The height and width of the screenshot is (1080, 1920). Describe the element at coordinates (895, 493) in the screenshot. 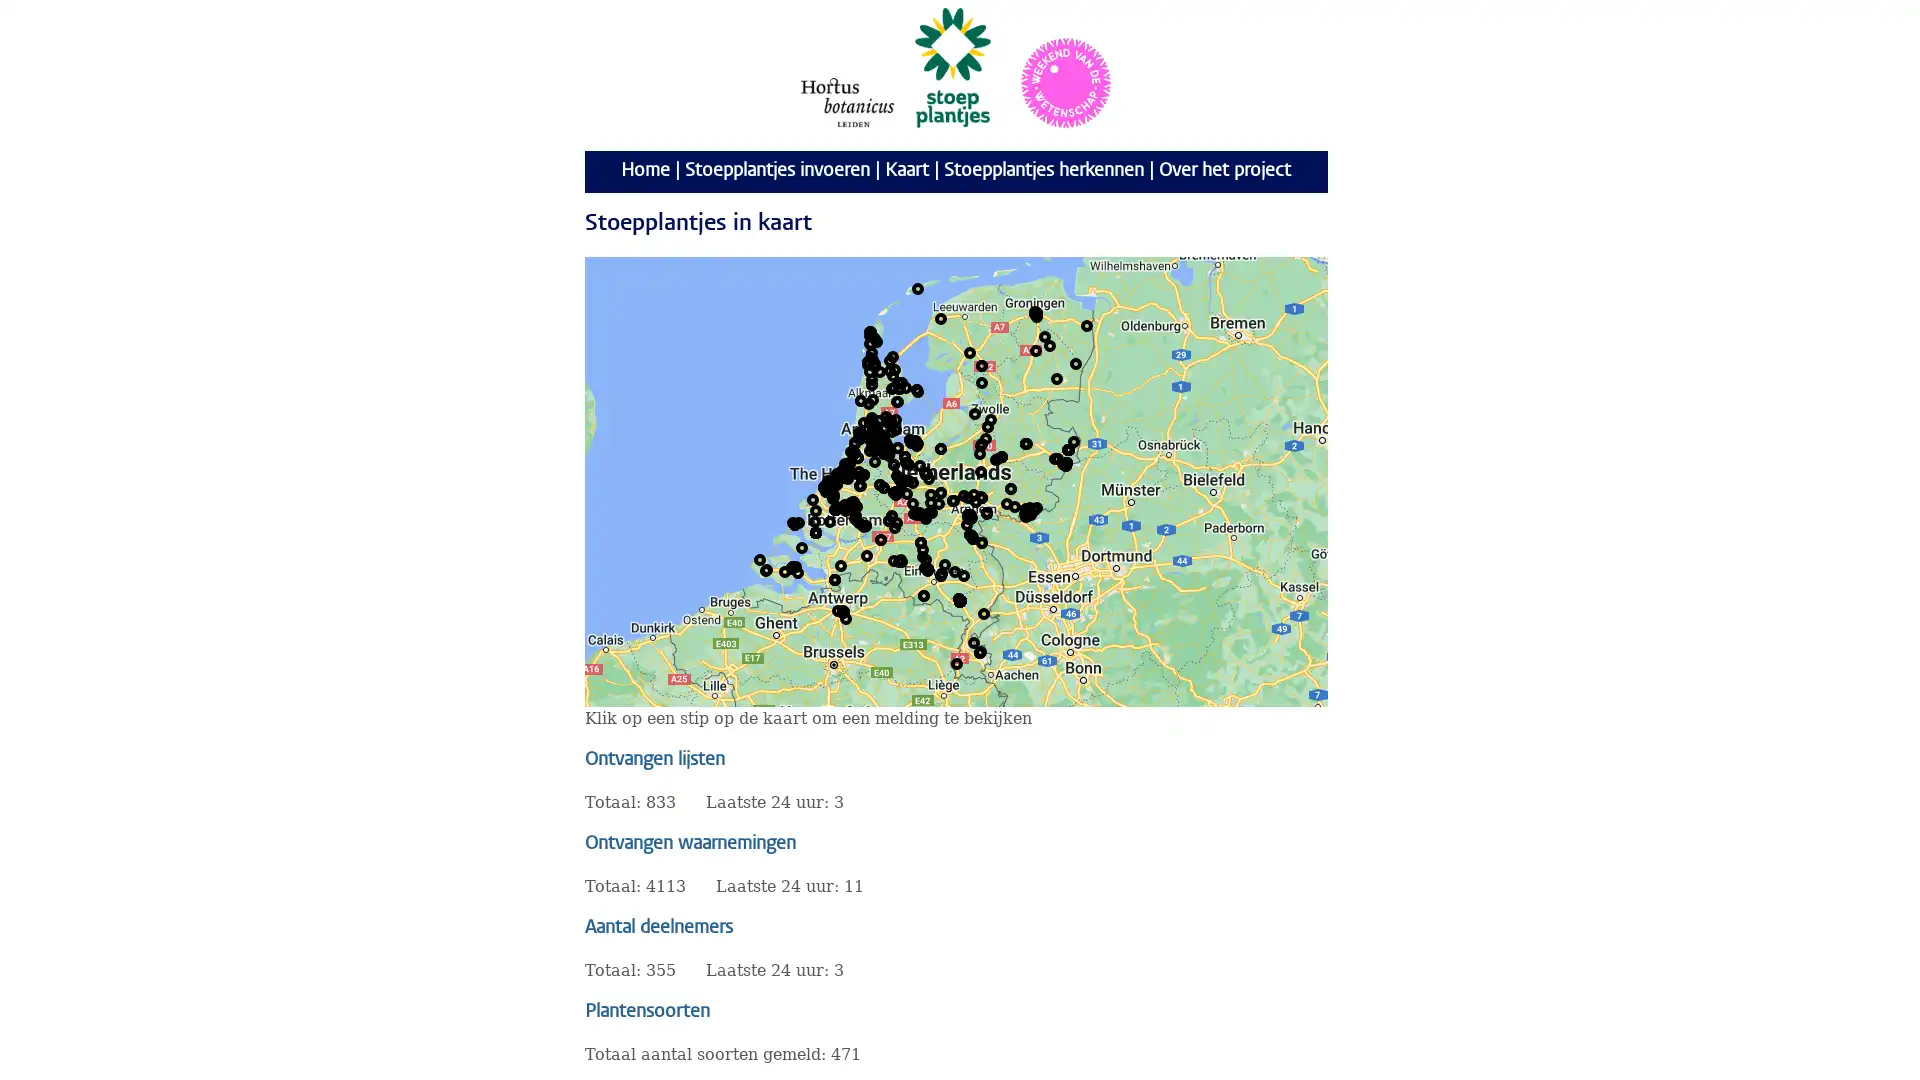

I see `Telling van karian op 19 mei 2022` at that location.